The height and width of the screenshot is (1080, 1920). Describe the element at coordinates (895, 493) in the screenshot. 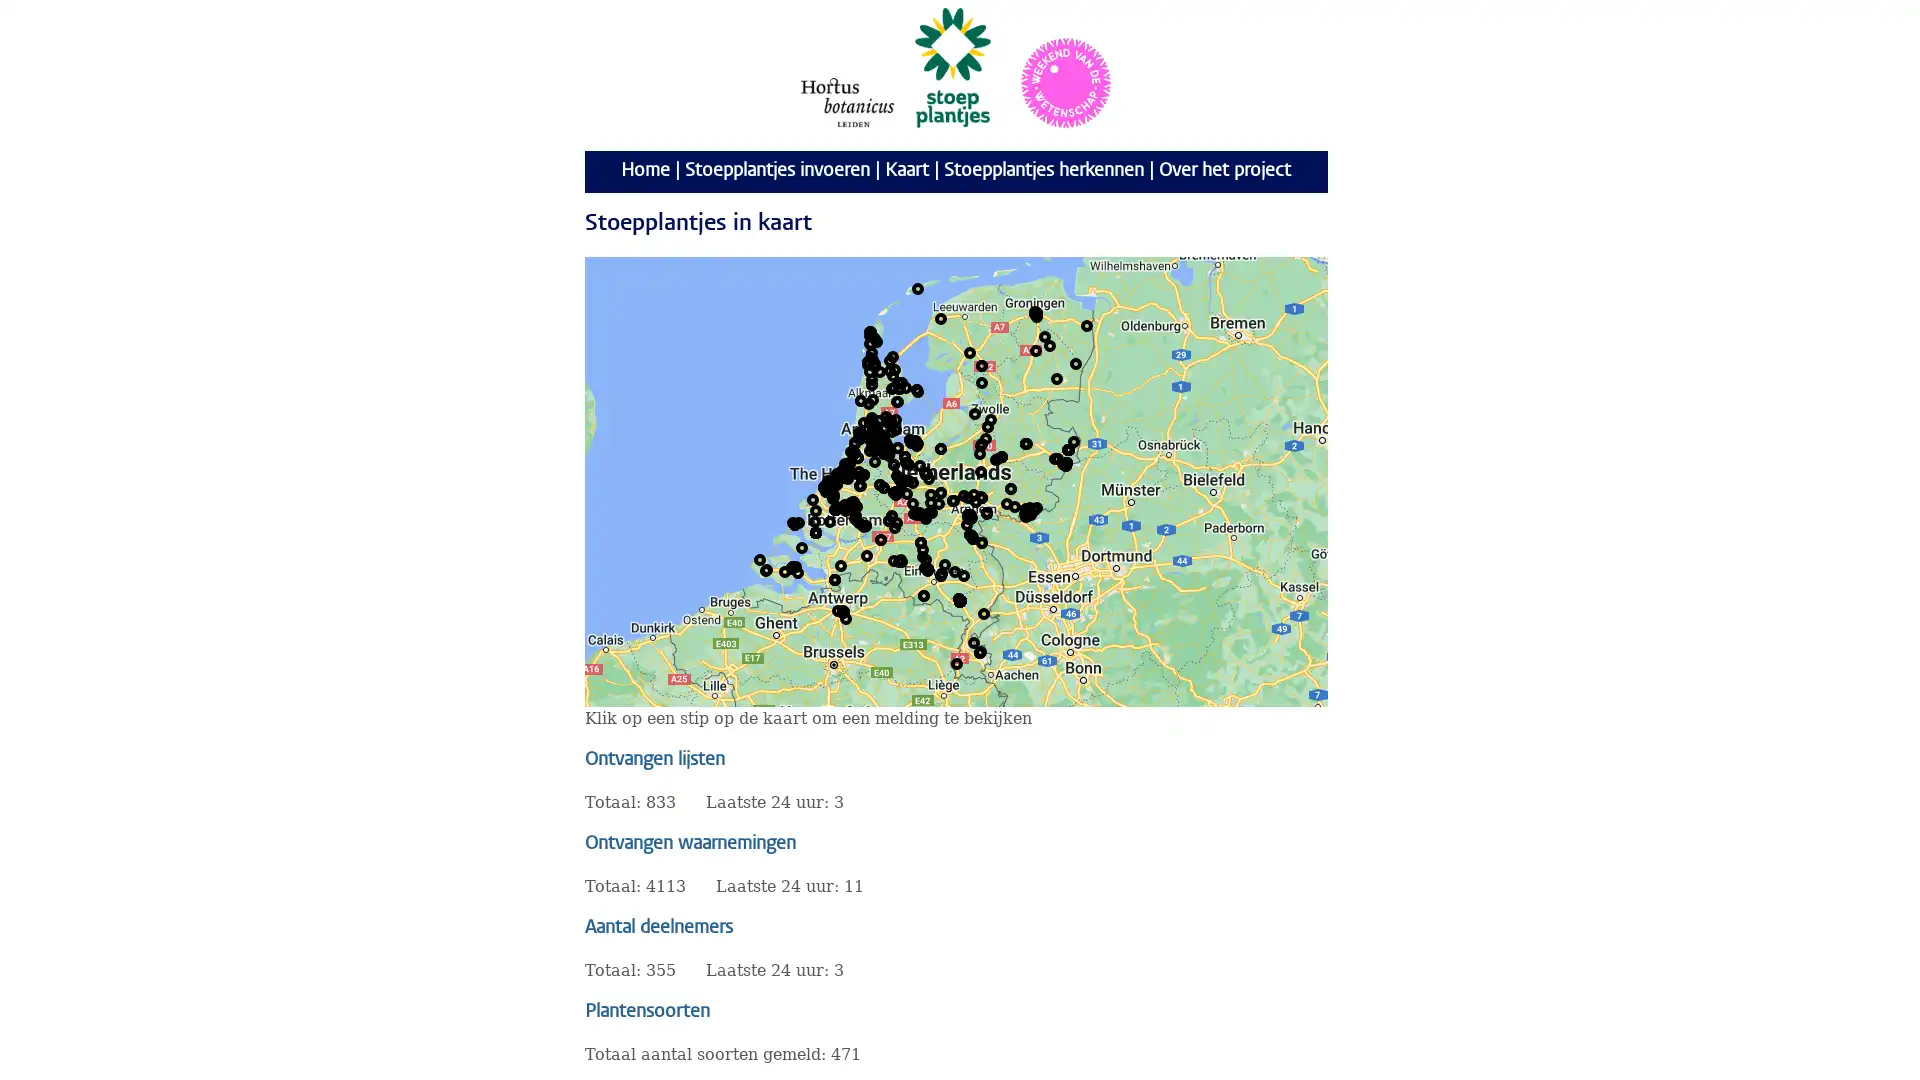

I see `Telling van karian op 19 mei 2022` at that location.